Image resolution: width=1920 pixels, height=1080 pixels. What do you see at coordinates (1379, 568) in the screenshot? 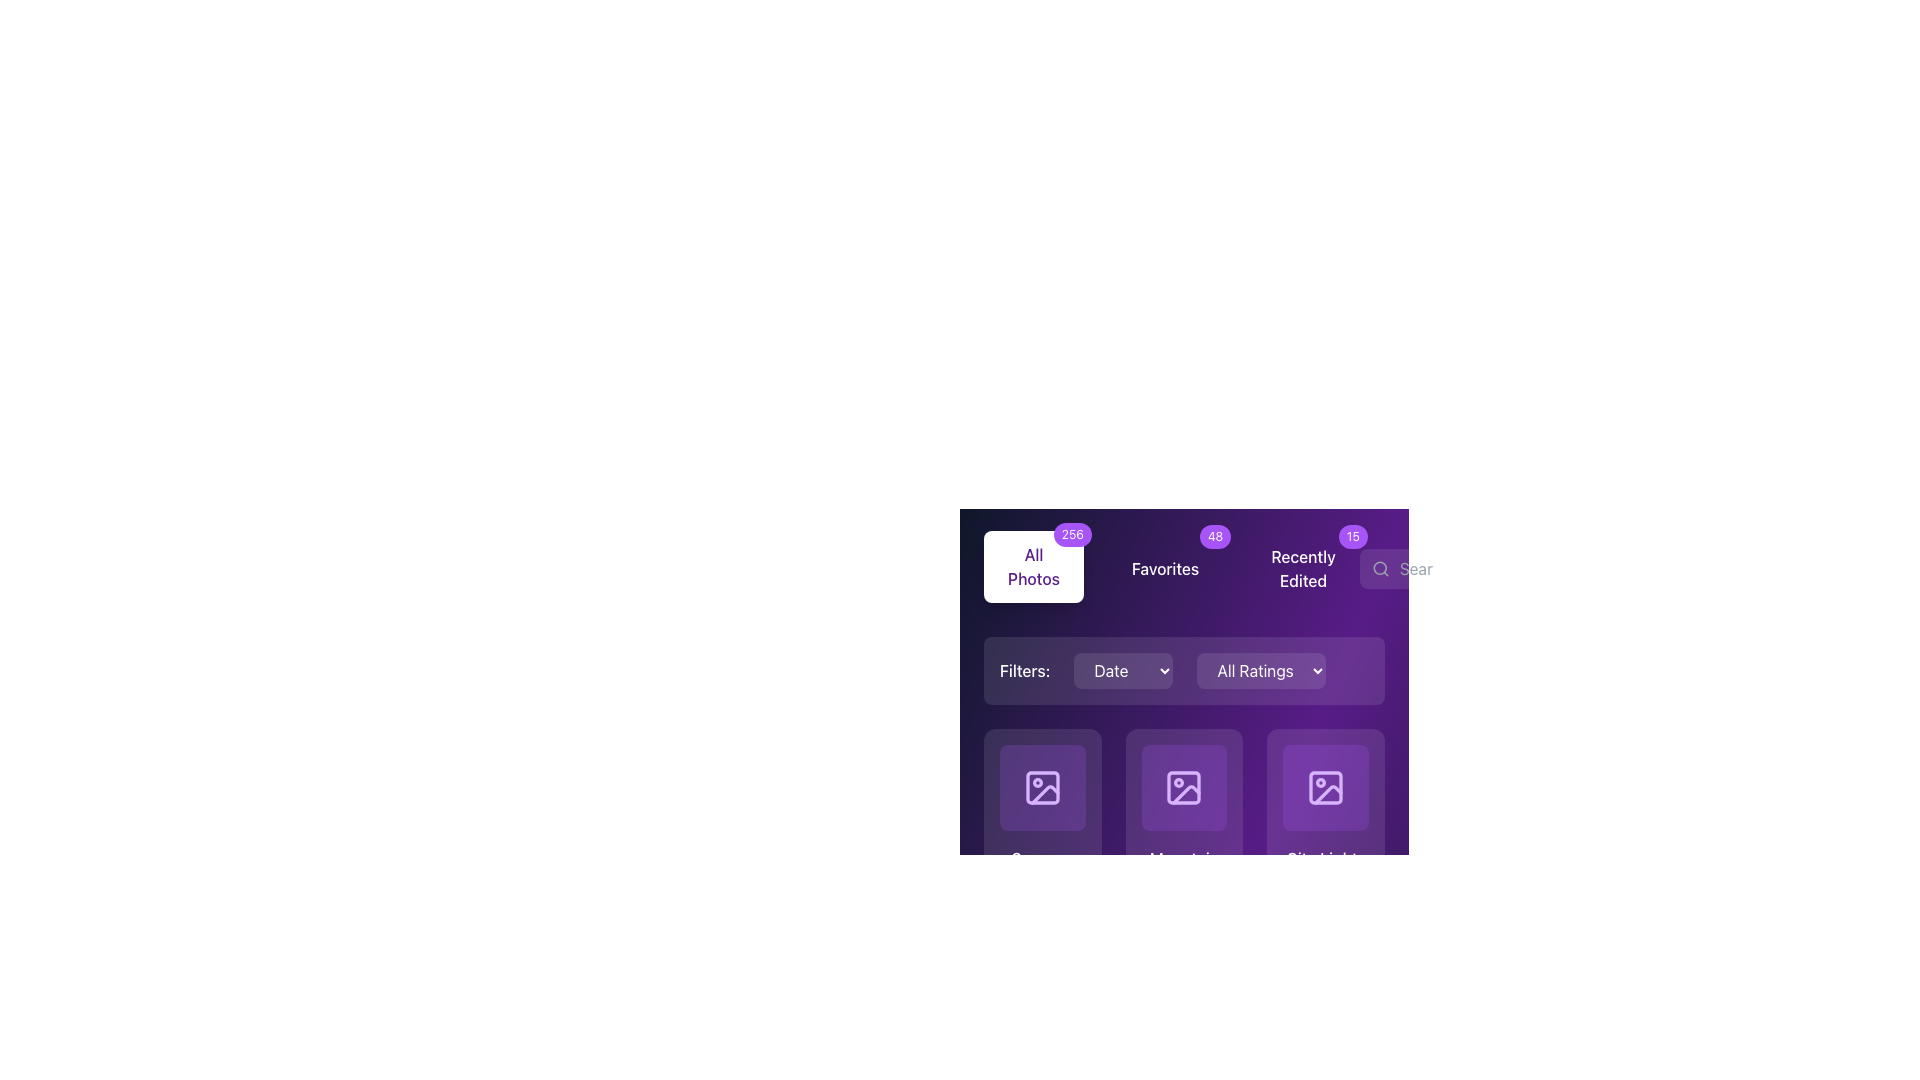
I see `the circular lens component of the magnifying glass icon located on the right side of the interface, adjacent to the 'Search' text label` at bounding box center [1379, 568].